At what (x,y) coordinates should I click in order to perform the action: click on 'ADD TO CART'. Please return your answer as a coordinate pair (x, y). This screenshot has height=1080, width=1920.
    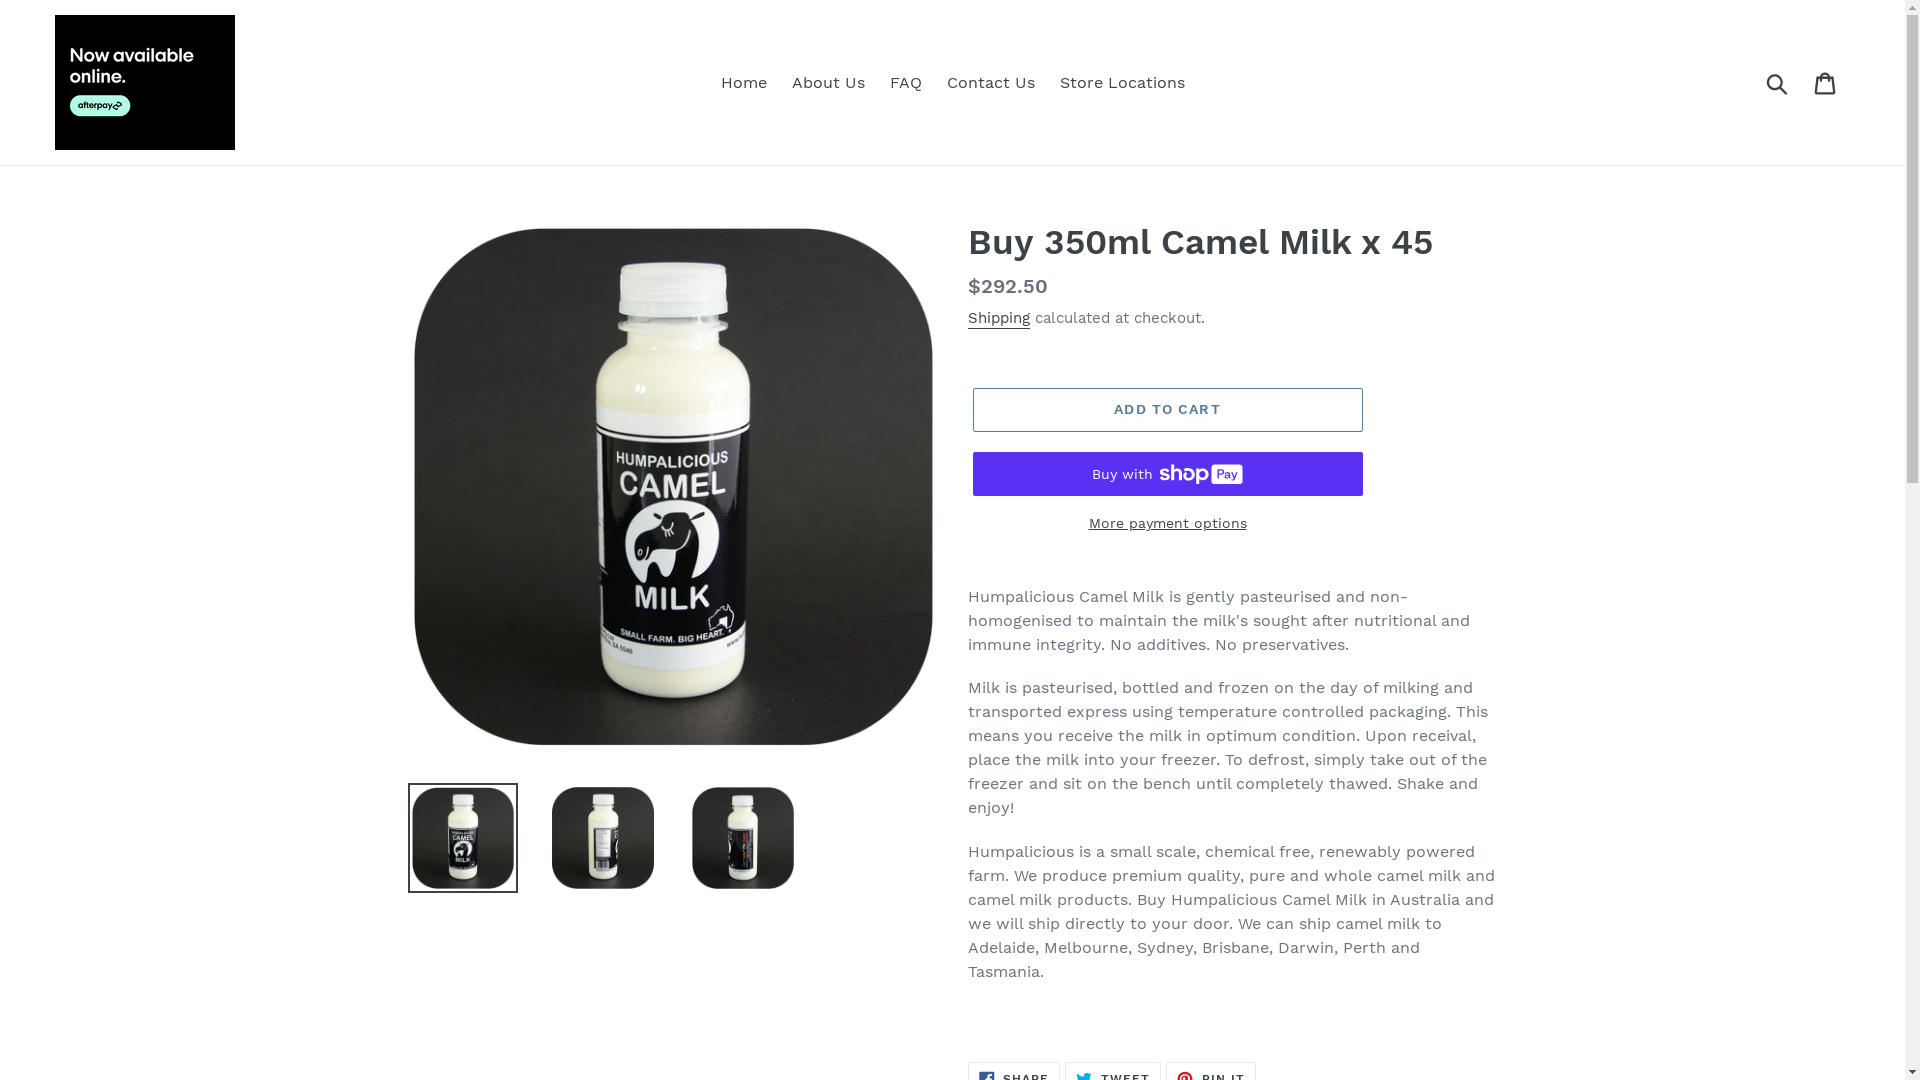
    Looking at the image, I should click on (1166, 408).